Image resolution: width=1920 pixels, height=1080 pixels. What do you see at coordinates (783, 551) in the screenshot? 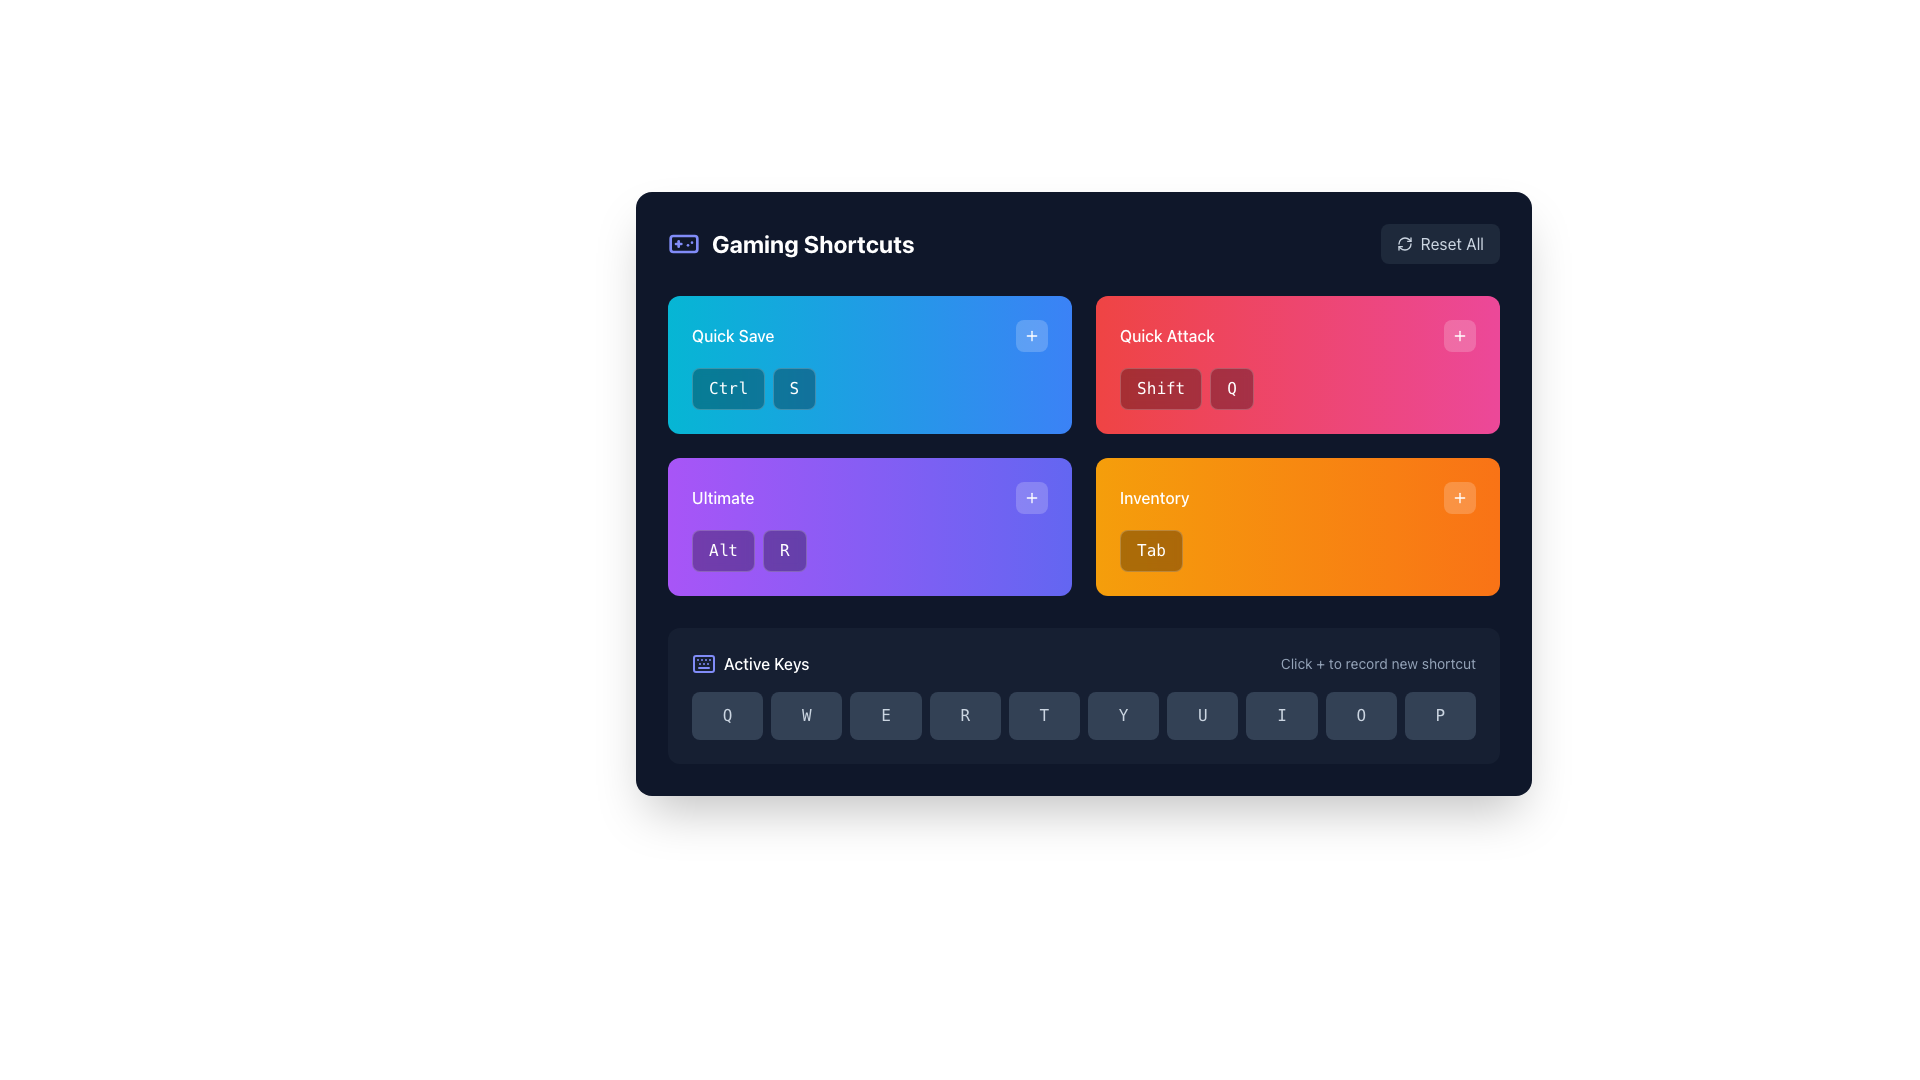
I see `the button labeled 'R', which is the second button in the horizontal sequence within the 'Ultimate' group` at bounding box center [783, 551].